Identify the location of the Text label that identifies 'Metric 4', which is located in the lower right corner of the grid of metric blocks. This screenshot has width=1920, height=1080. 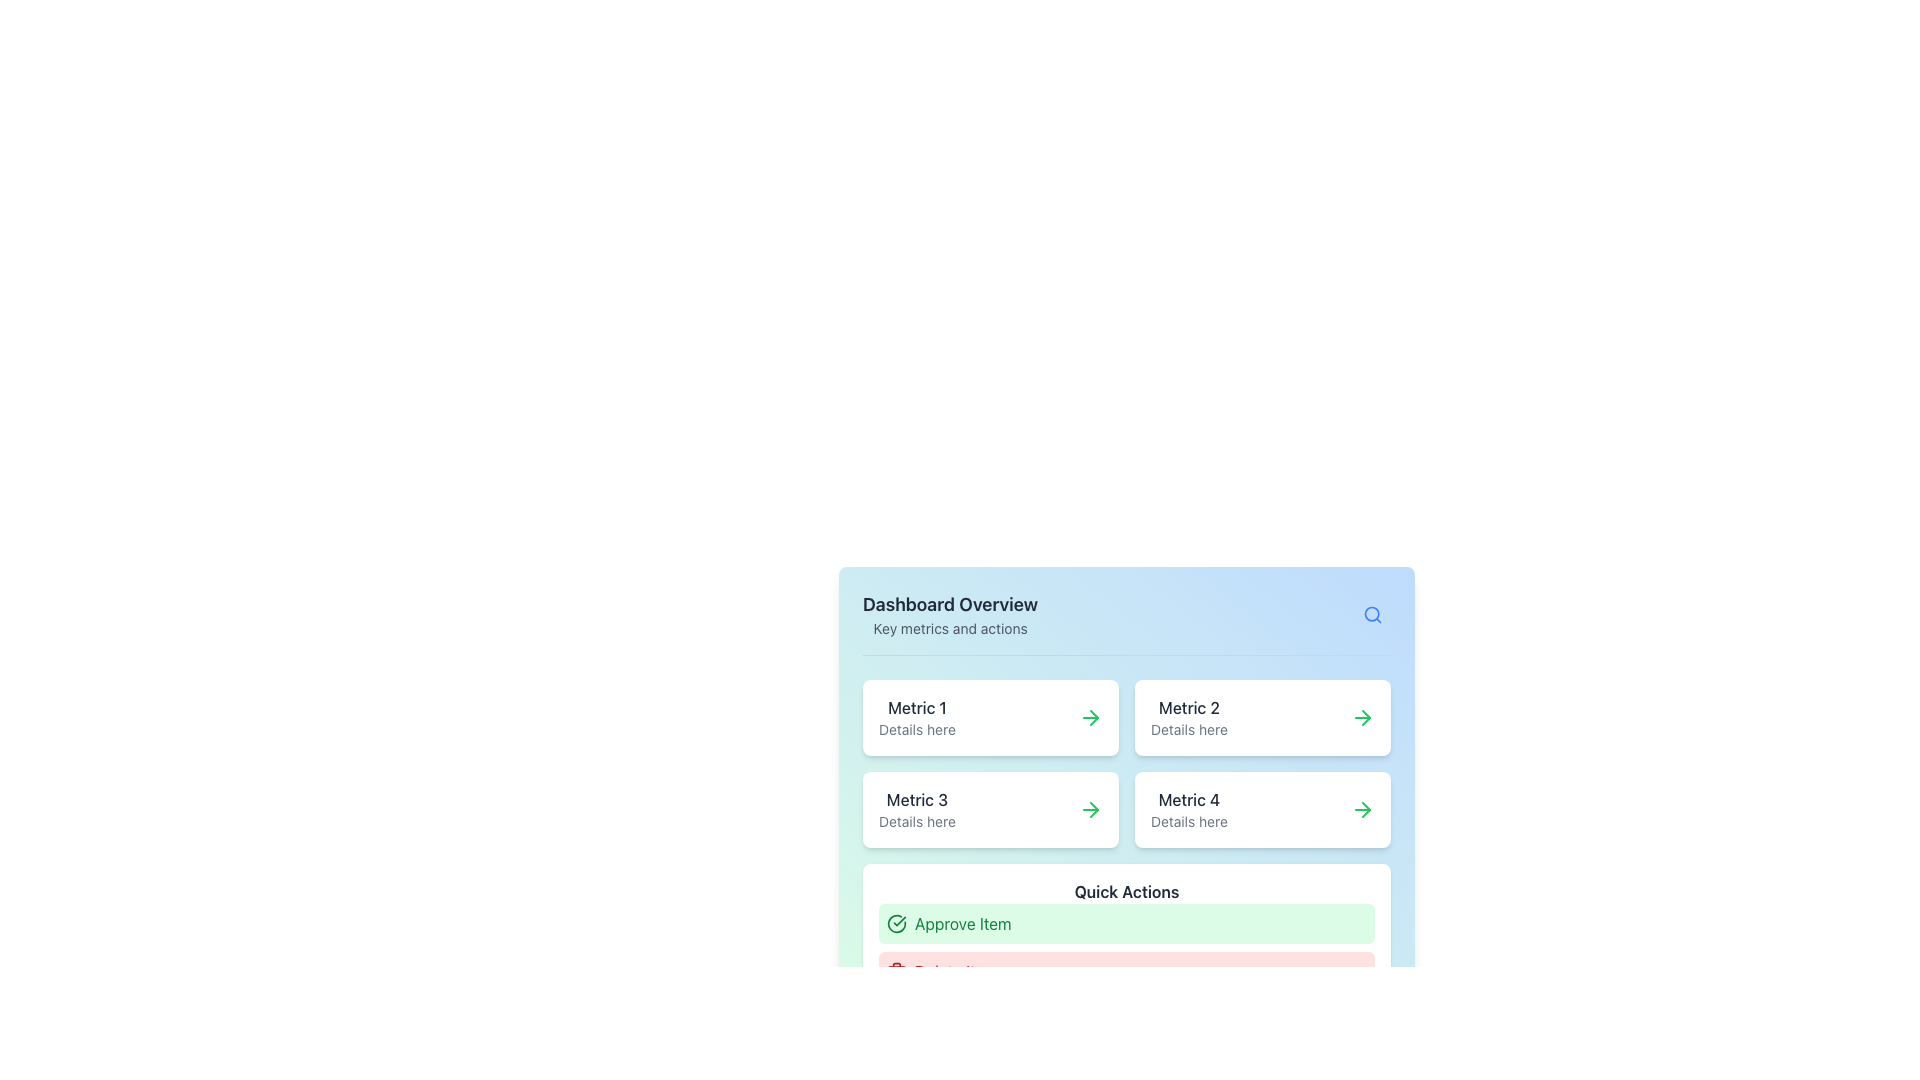
(1189, 798).